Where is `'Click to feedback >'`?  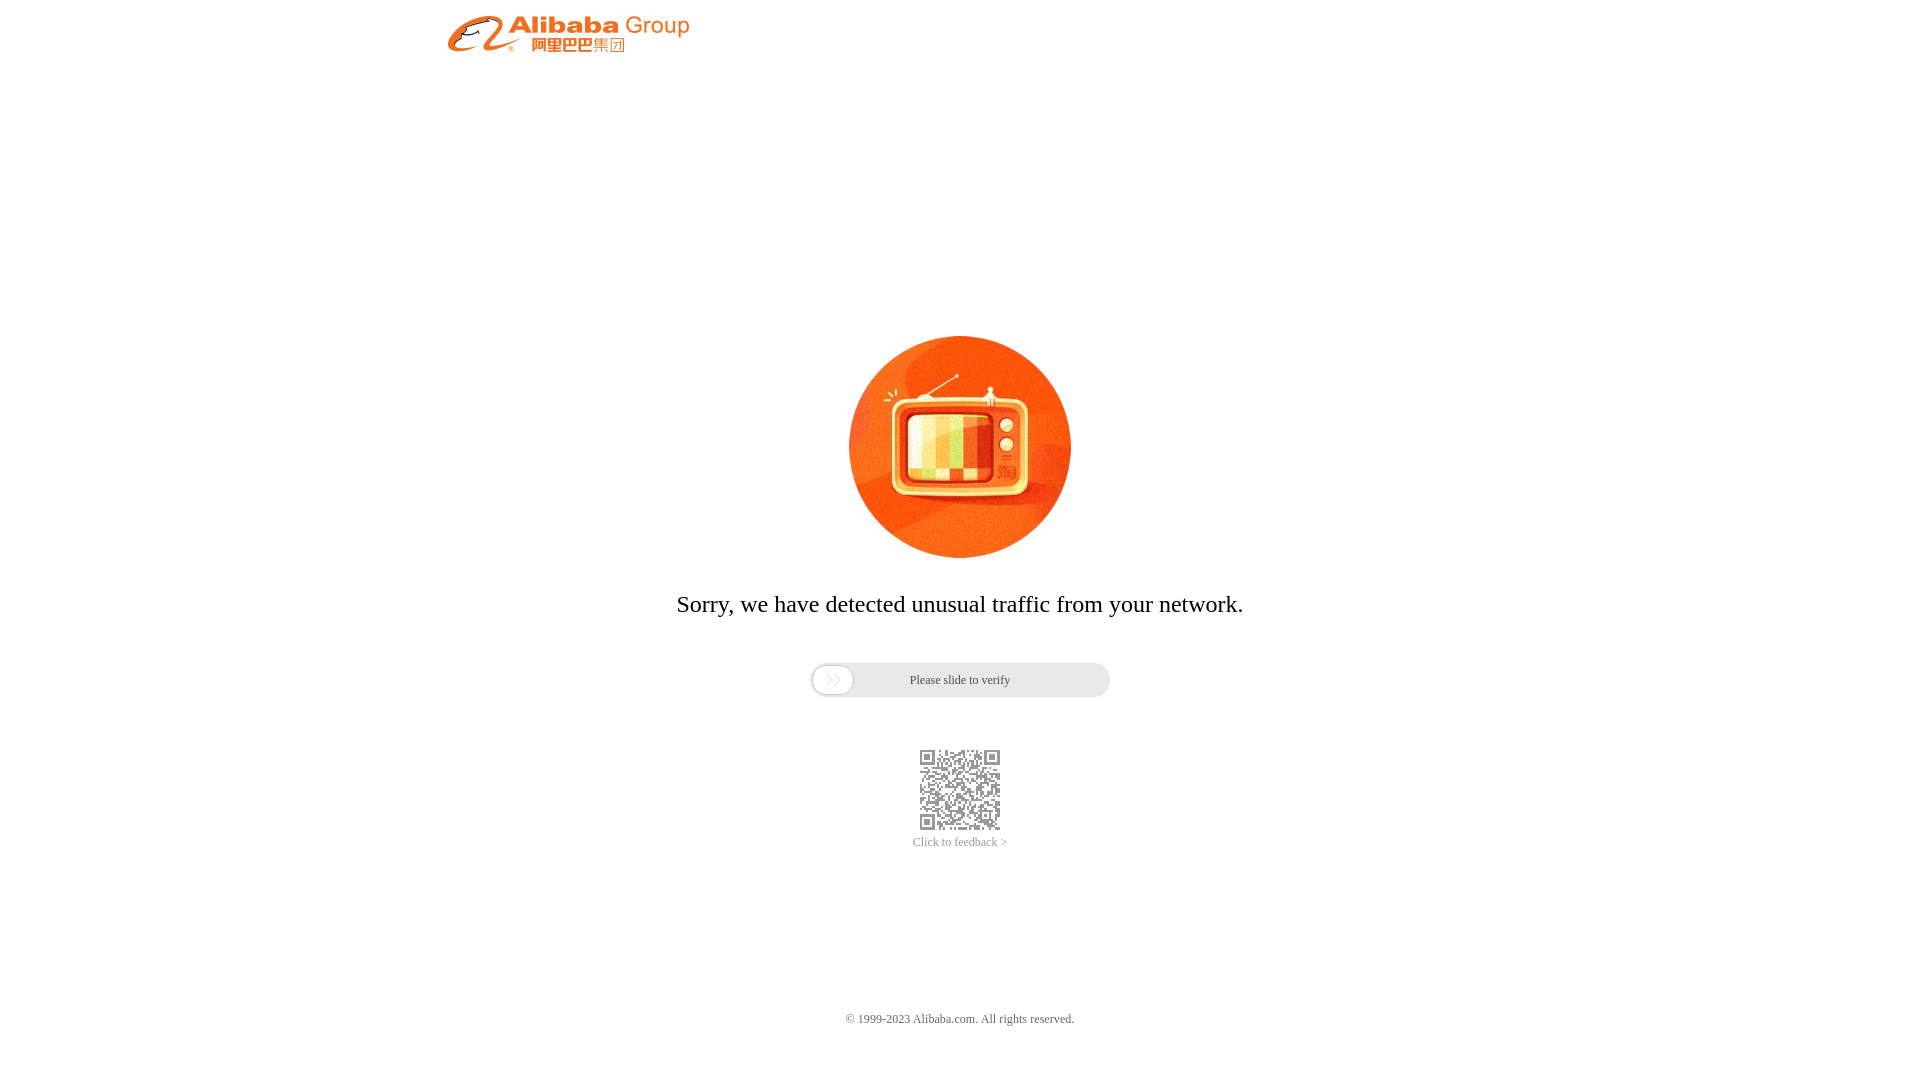 'Click to feedback >' is located at coordinates (960, 842).